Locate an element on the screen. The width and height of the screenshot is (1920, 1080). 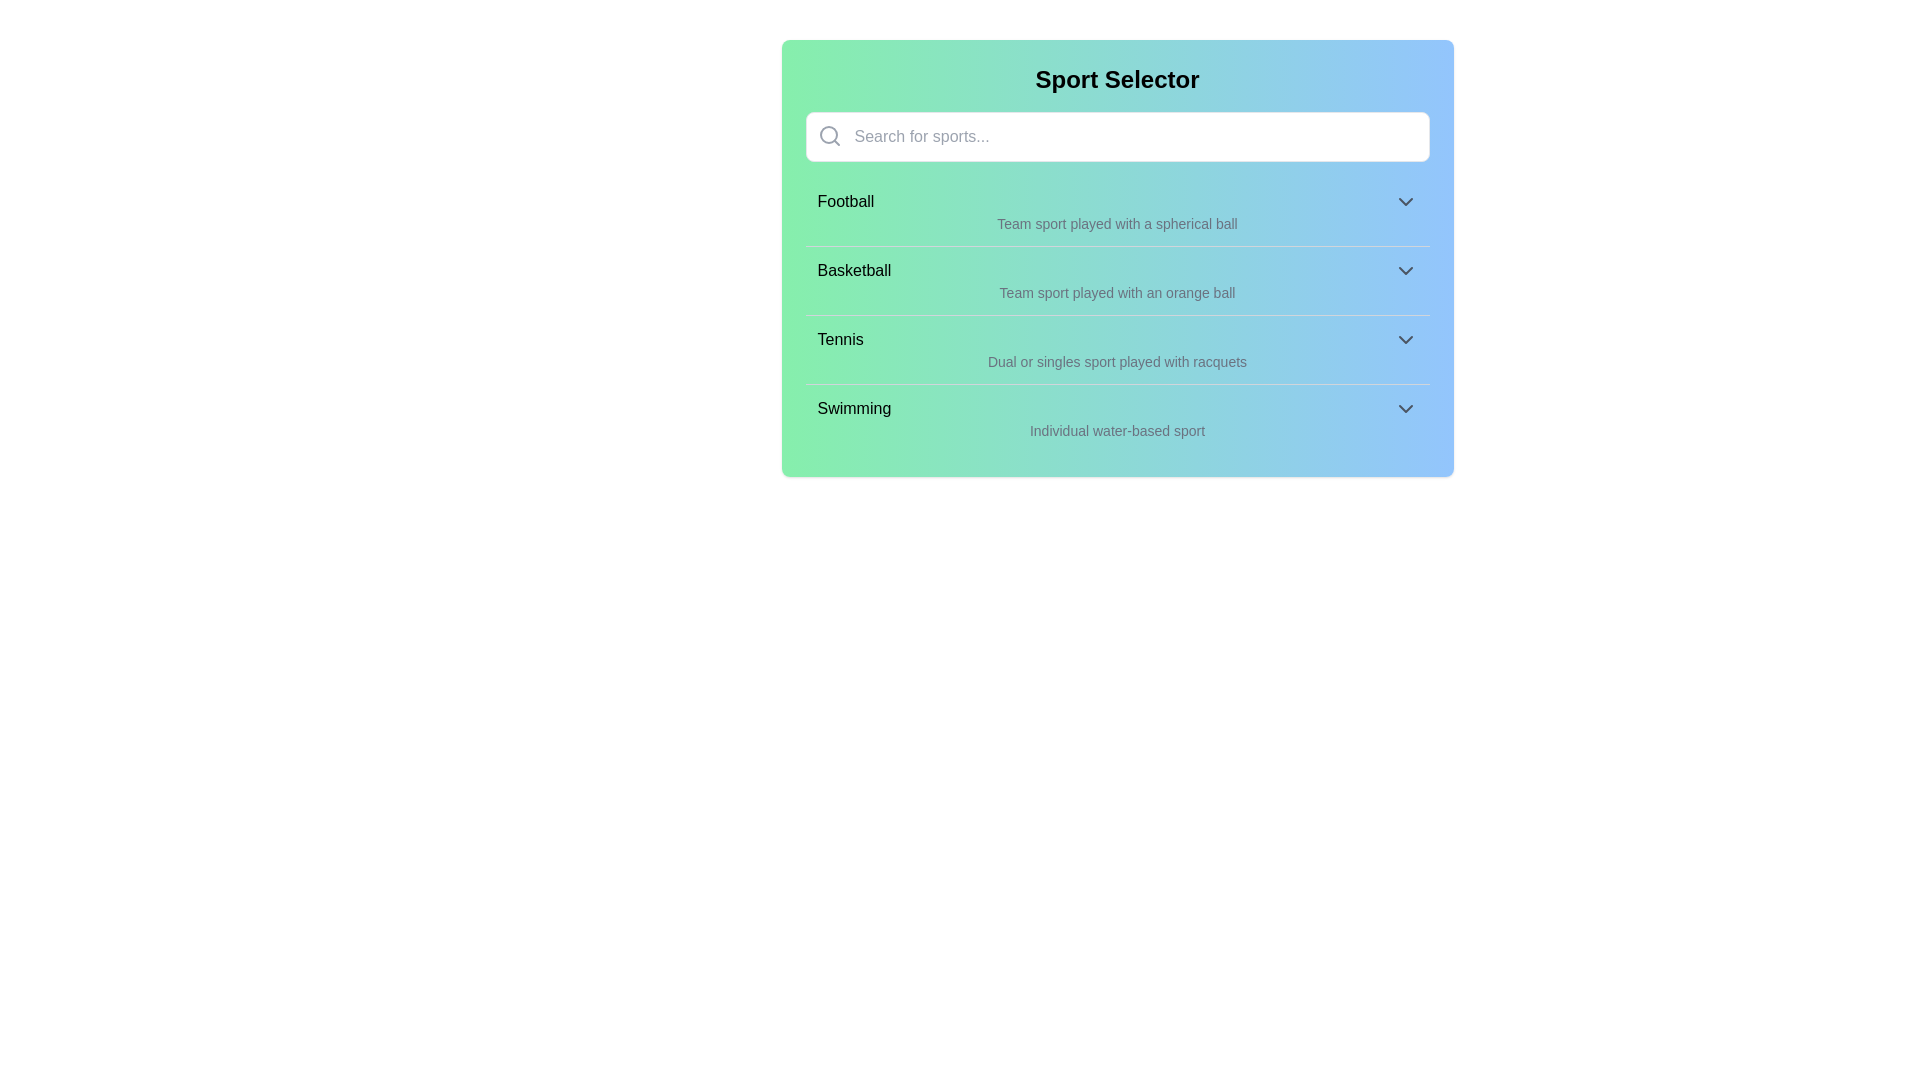
the search bar in the Dropdown menu is located at coordinates (1116, 257).